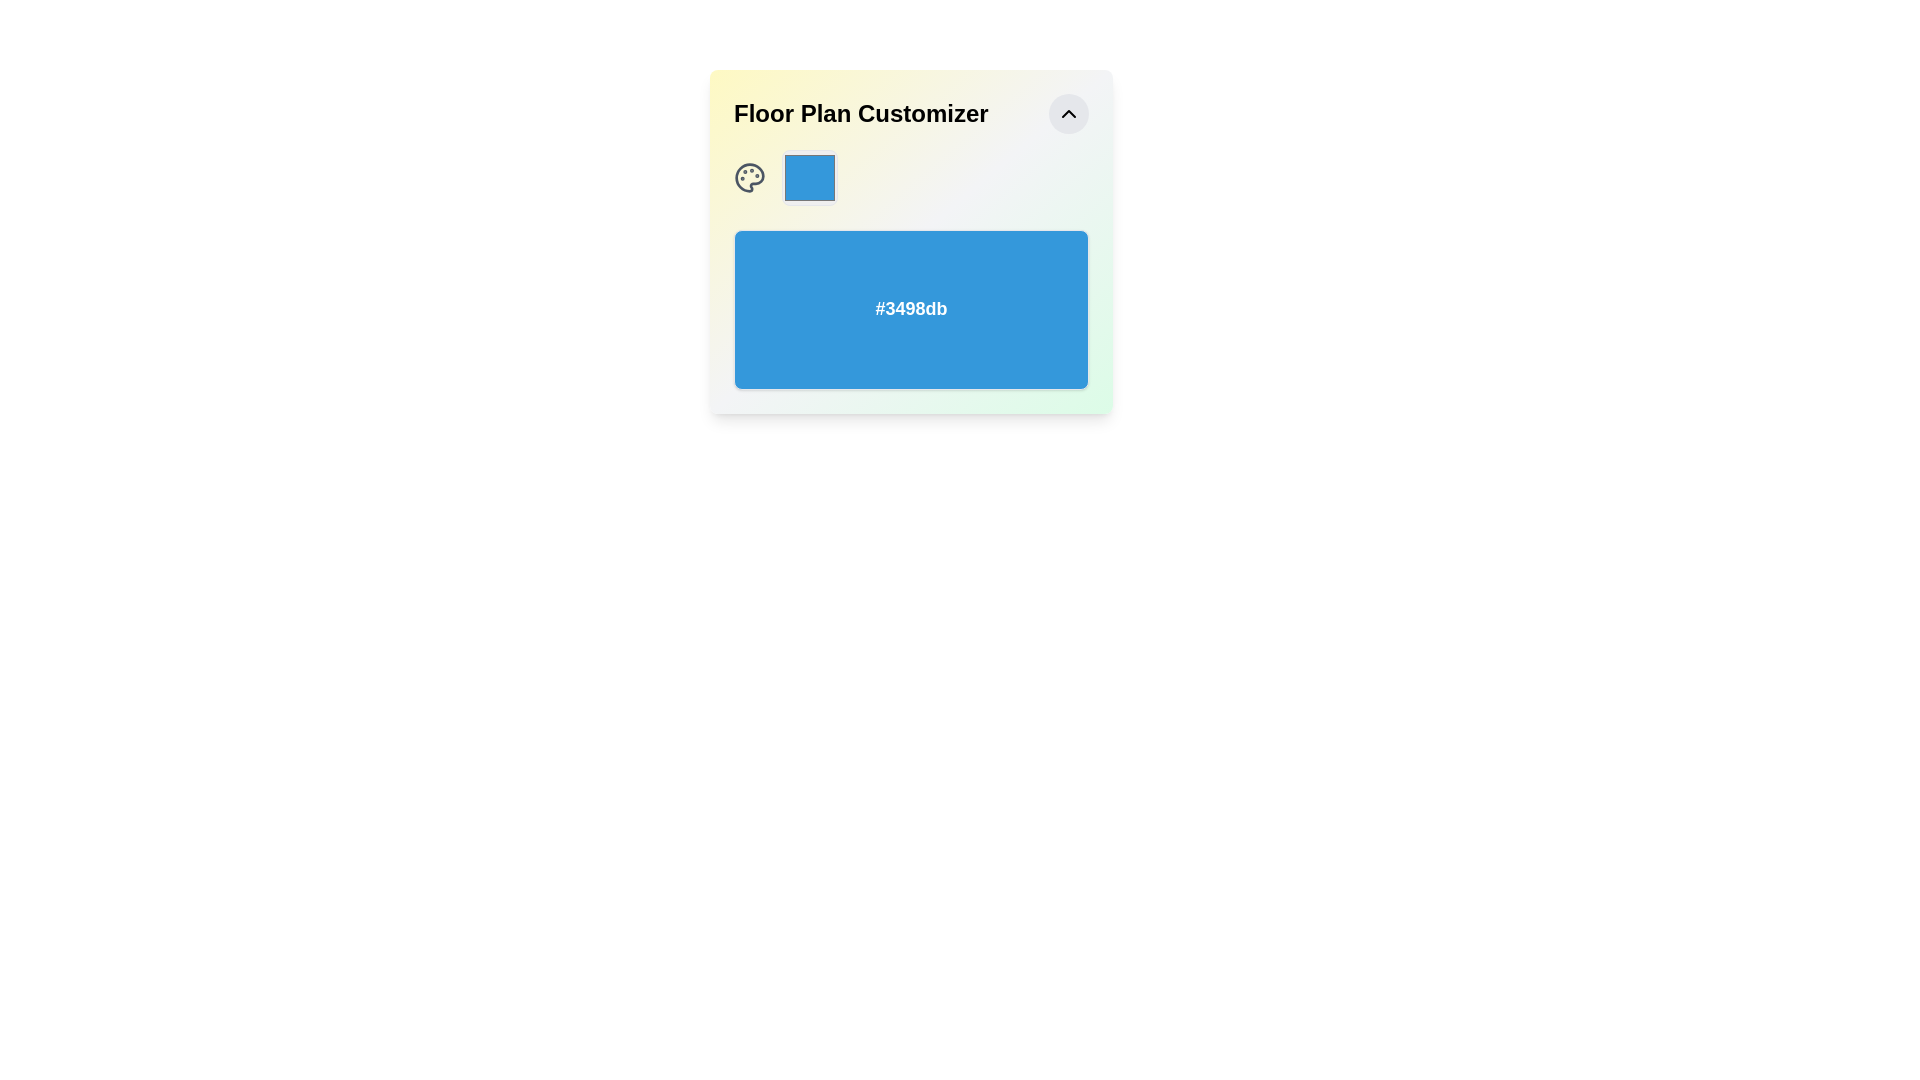 This screenshot has width=1920, height=1080. I want to click on the toggle button in the top right corner of the header section labeled 'Floor Plan Customizer' to observe the hover effect, so click(1068, 114).